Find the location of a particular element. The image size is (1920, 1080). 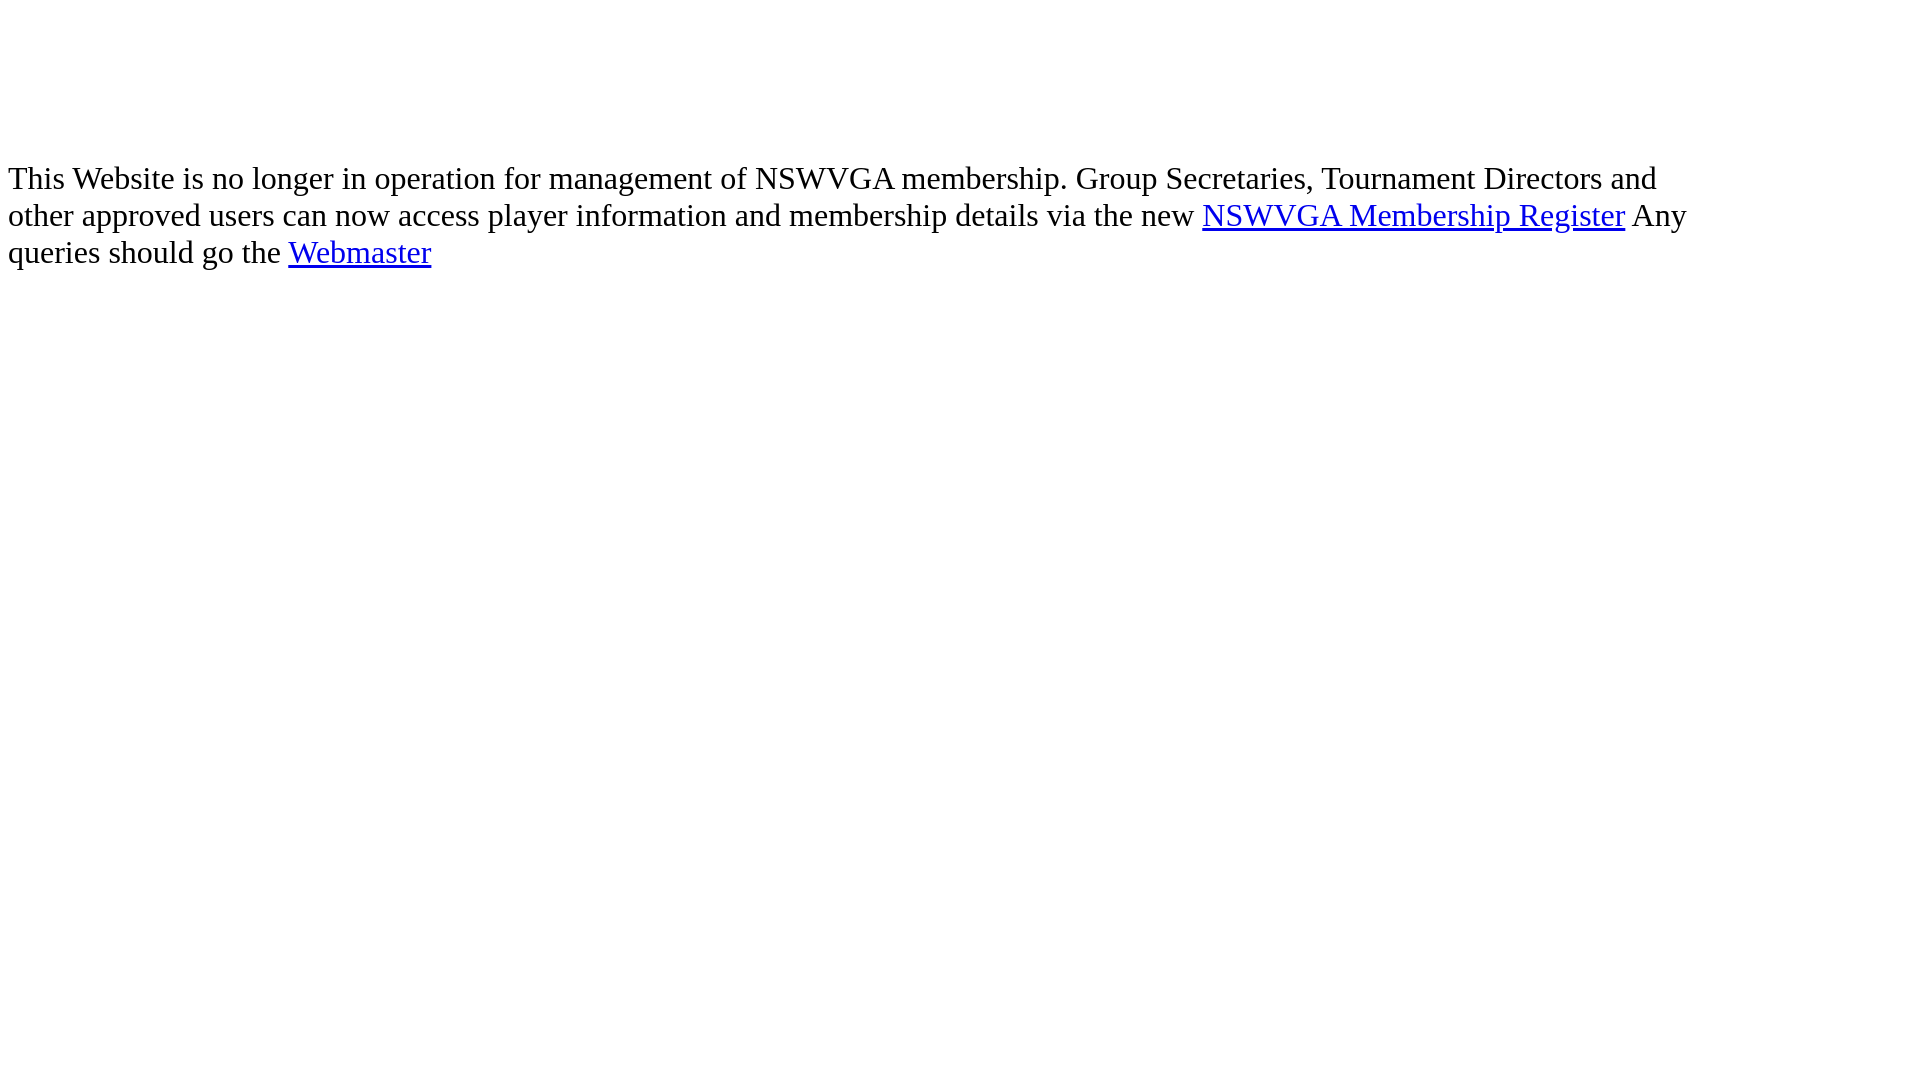

'Webmaster' is located at coordinates (359, 250).